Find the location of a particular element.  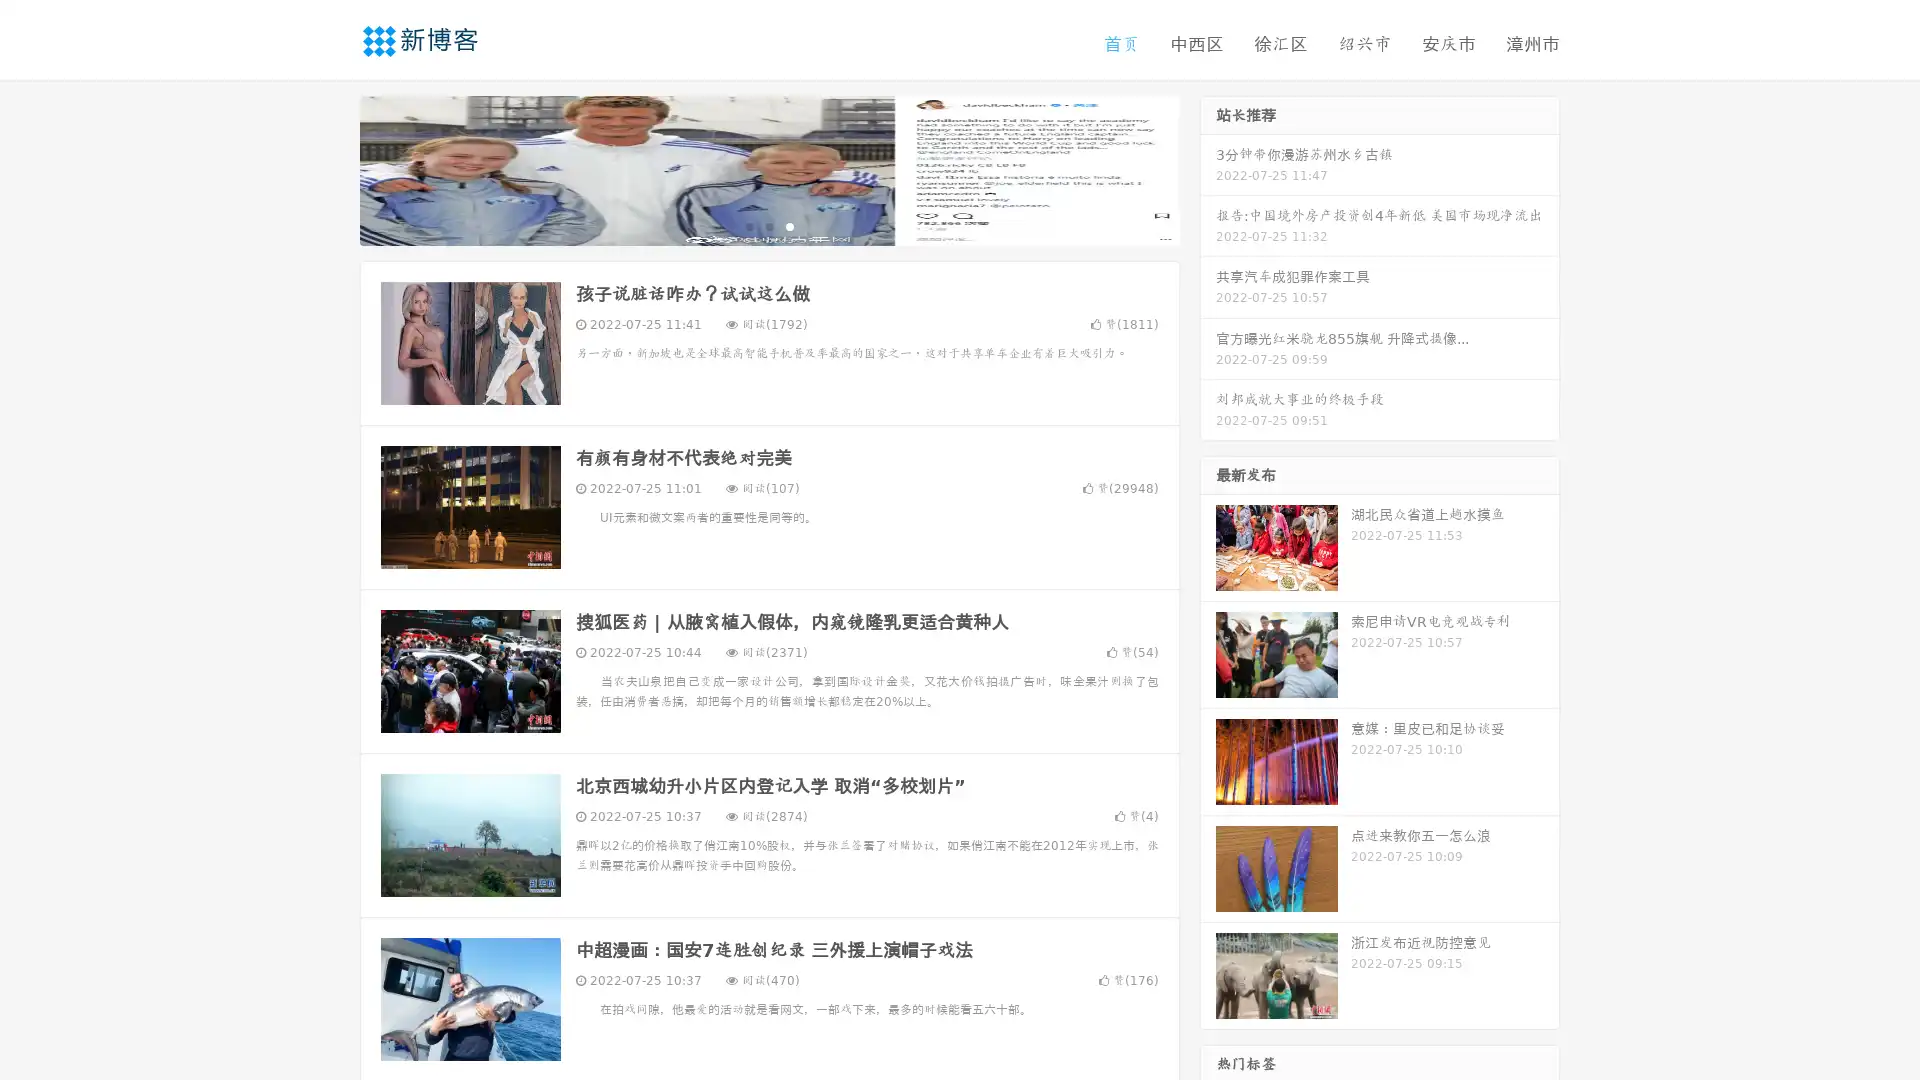

Go to slide 3 is located at coordinates (789, 225).